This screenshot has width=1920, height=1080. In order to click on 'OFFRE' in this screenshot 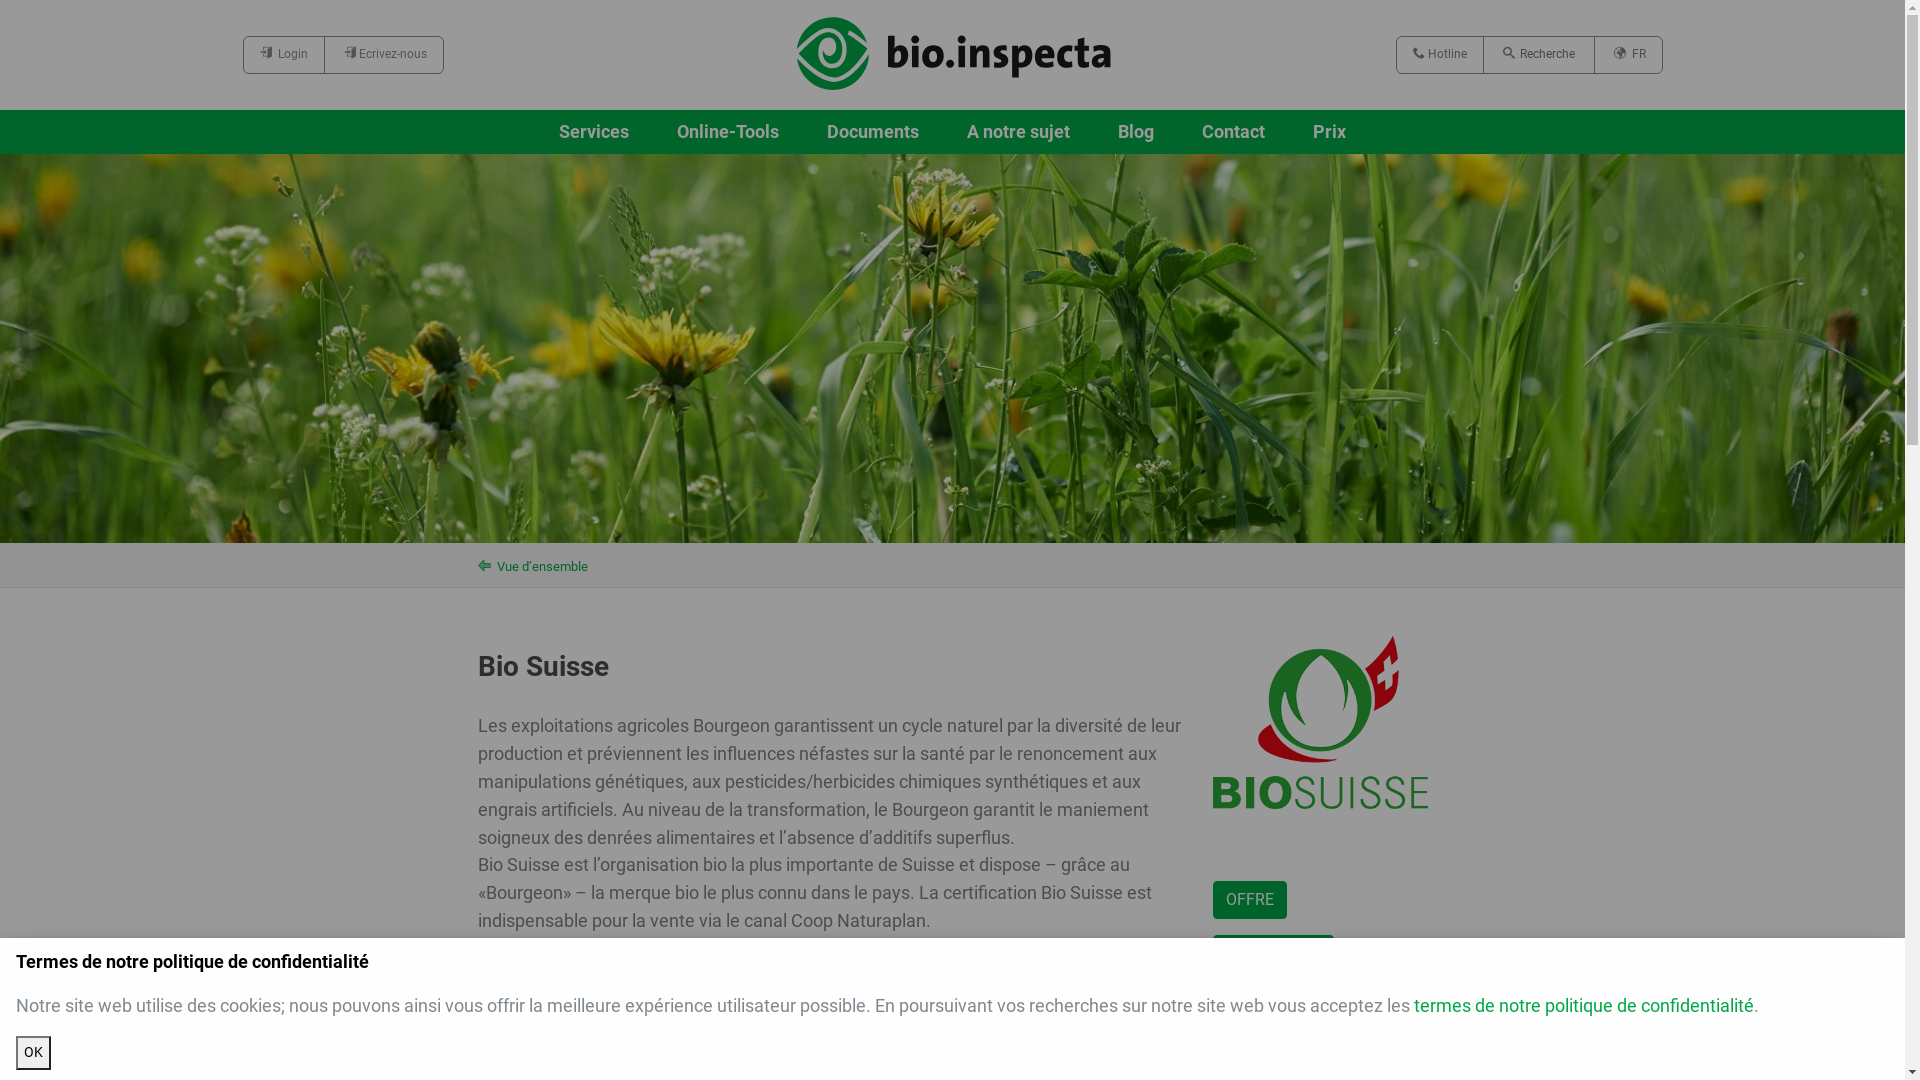, I will do `click(1210, 898)`.